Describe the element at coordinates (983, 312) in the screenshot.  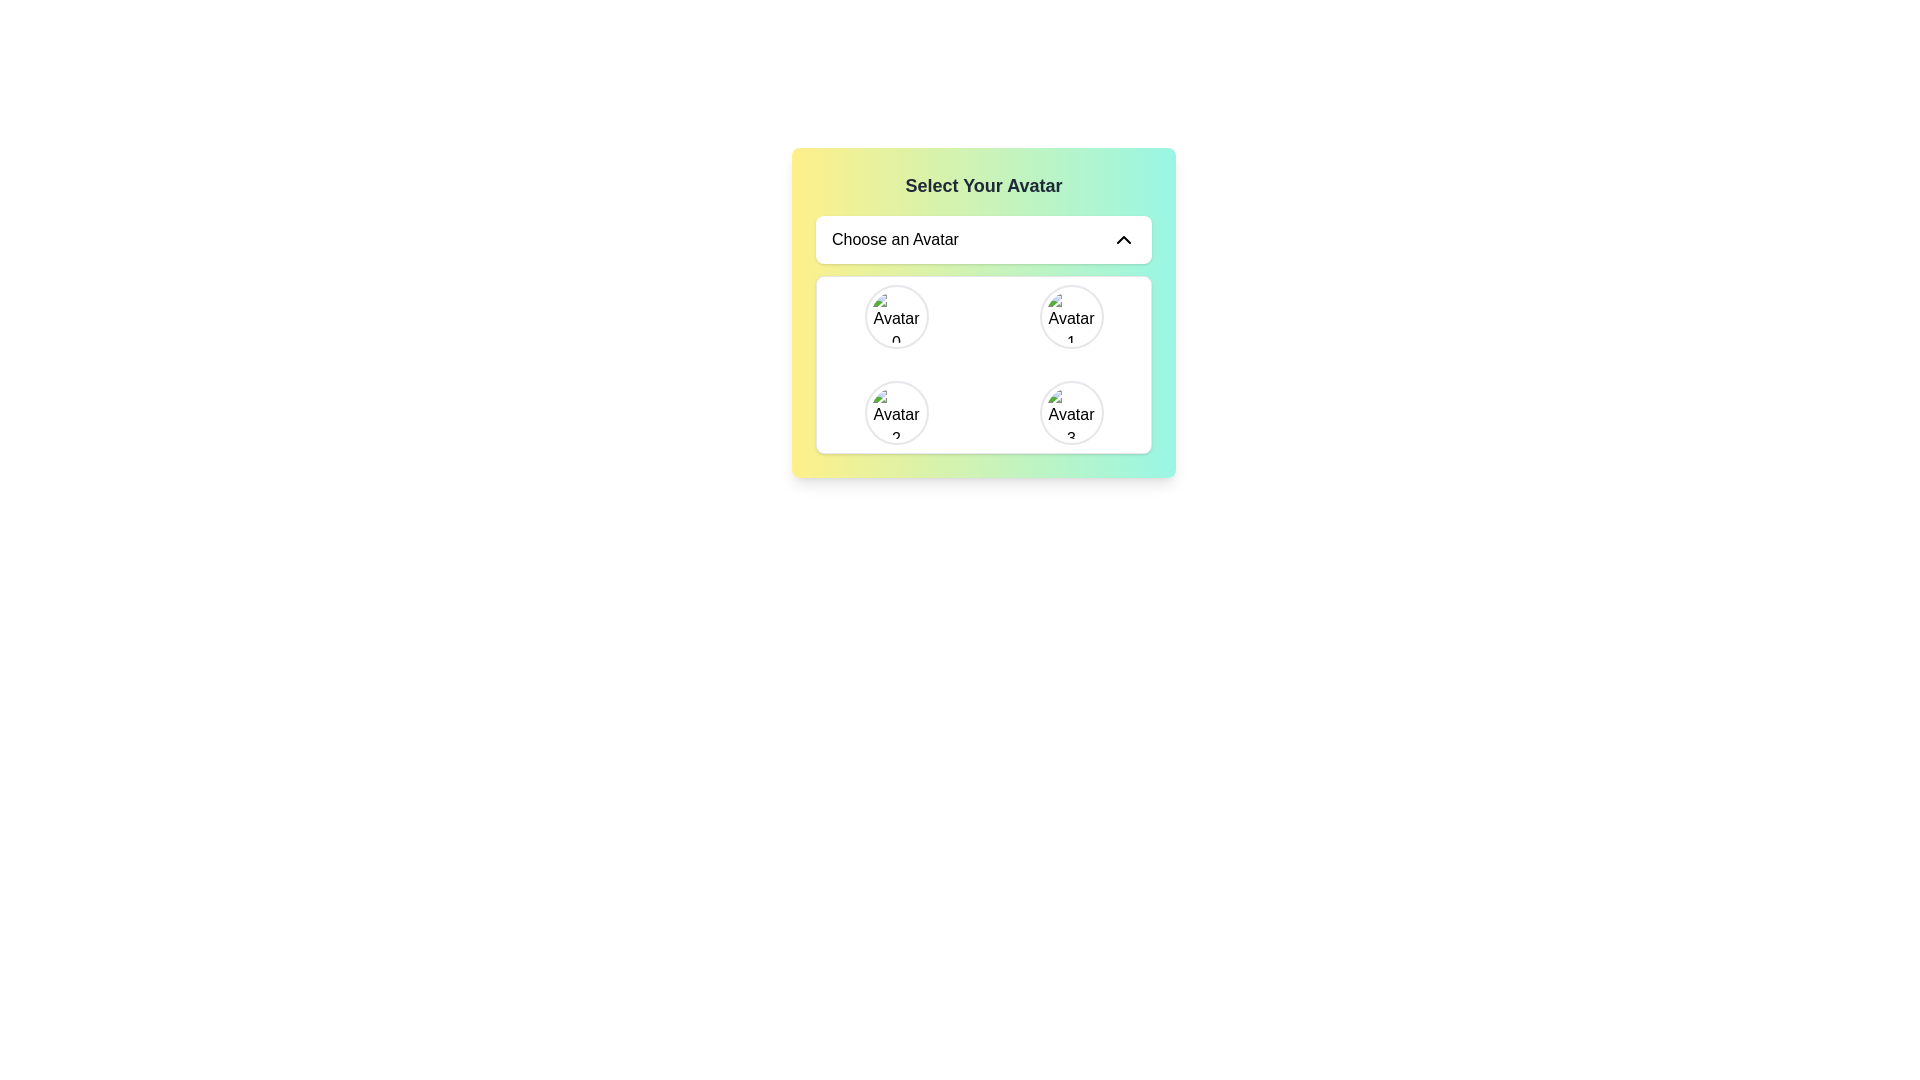
I see `an avatar in the selection widget labeled 'Select Your Avatar'` at that location.